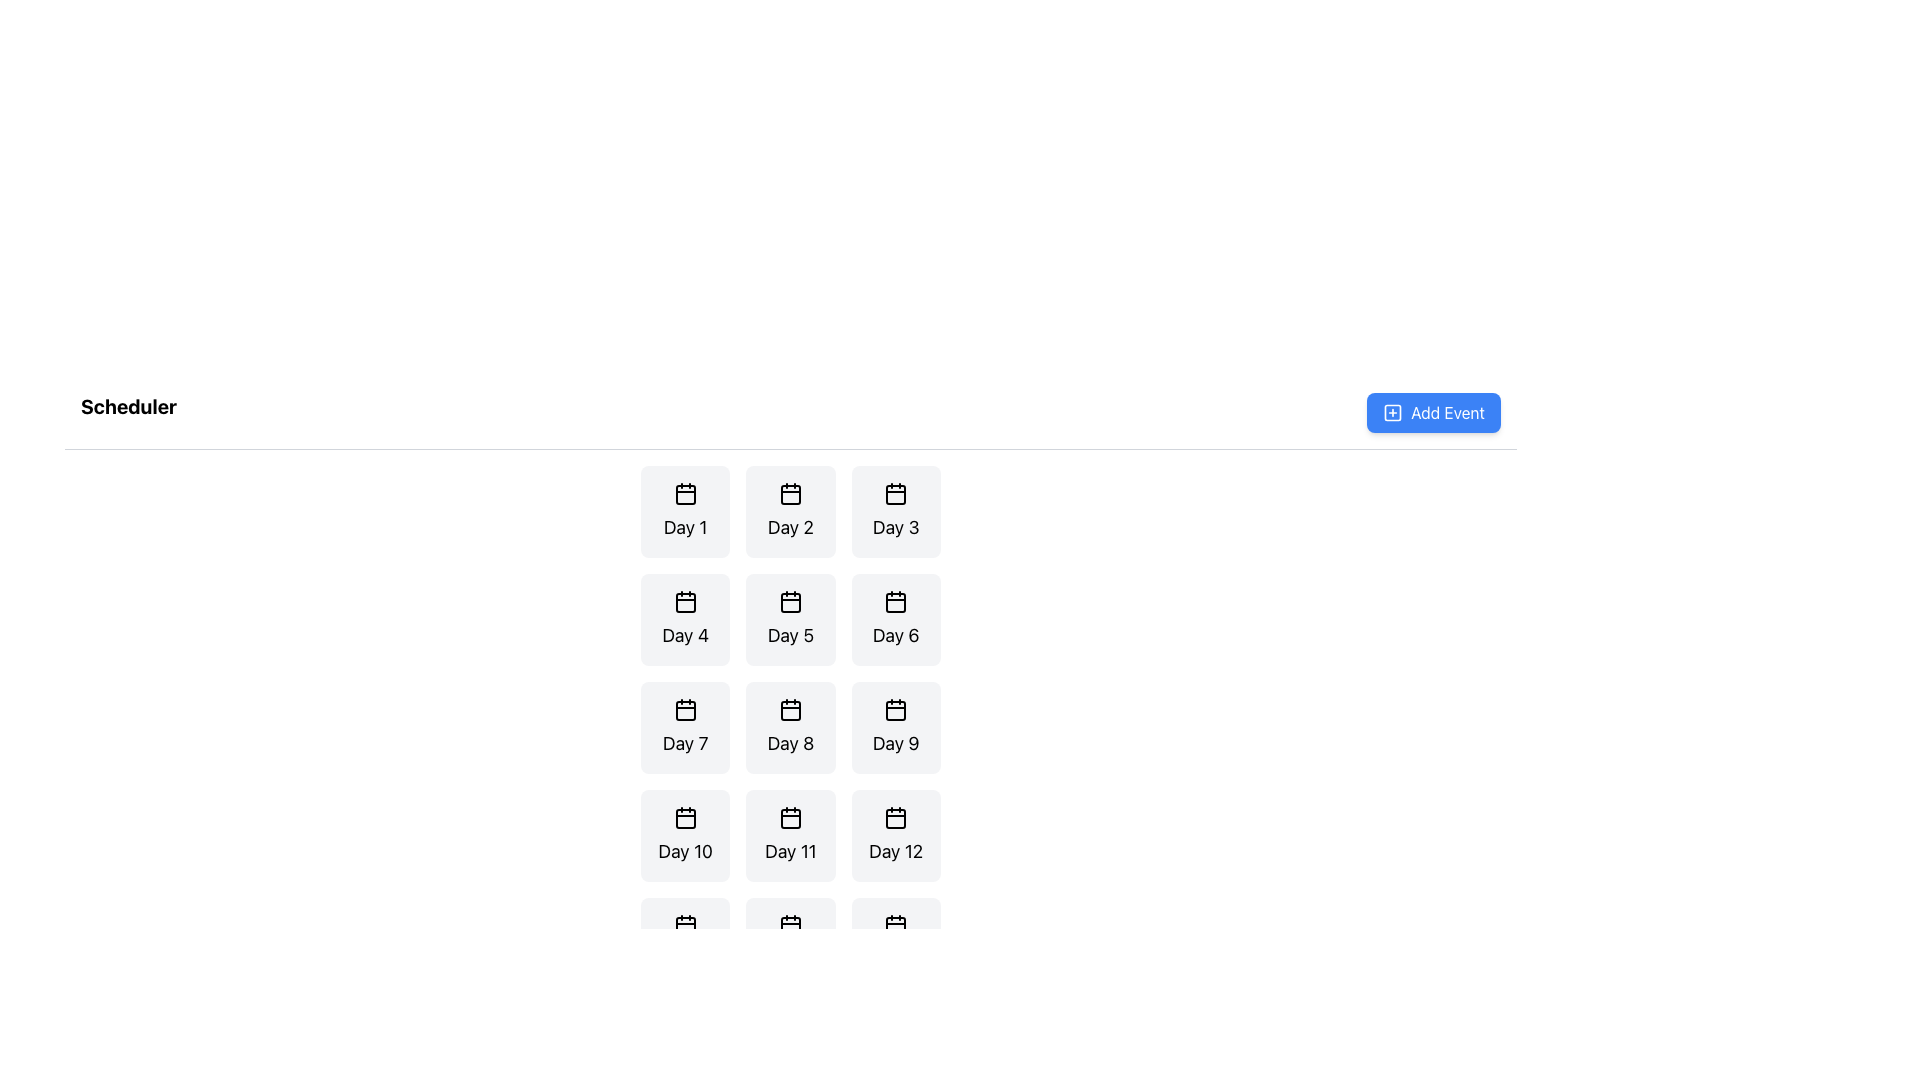 Image resolution: width=1920 pixels, height=1080 pixels. Describe the element at coordinates (790, 709) in the screenshot. I see `the Decorative icon element, which is a small rectangular shape with rounded corners located in the center of the Day 8 tile within the calendar grid` at that location.